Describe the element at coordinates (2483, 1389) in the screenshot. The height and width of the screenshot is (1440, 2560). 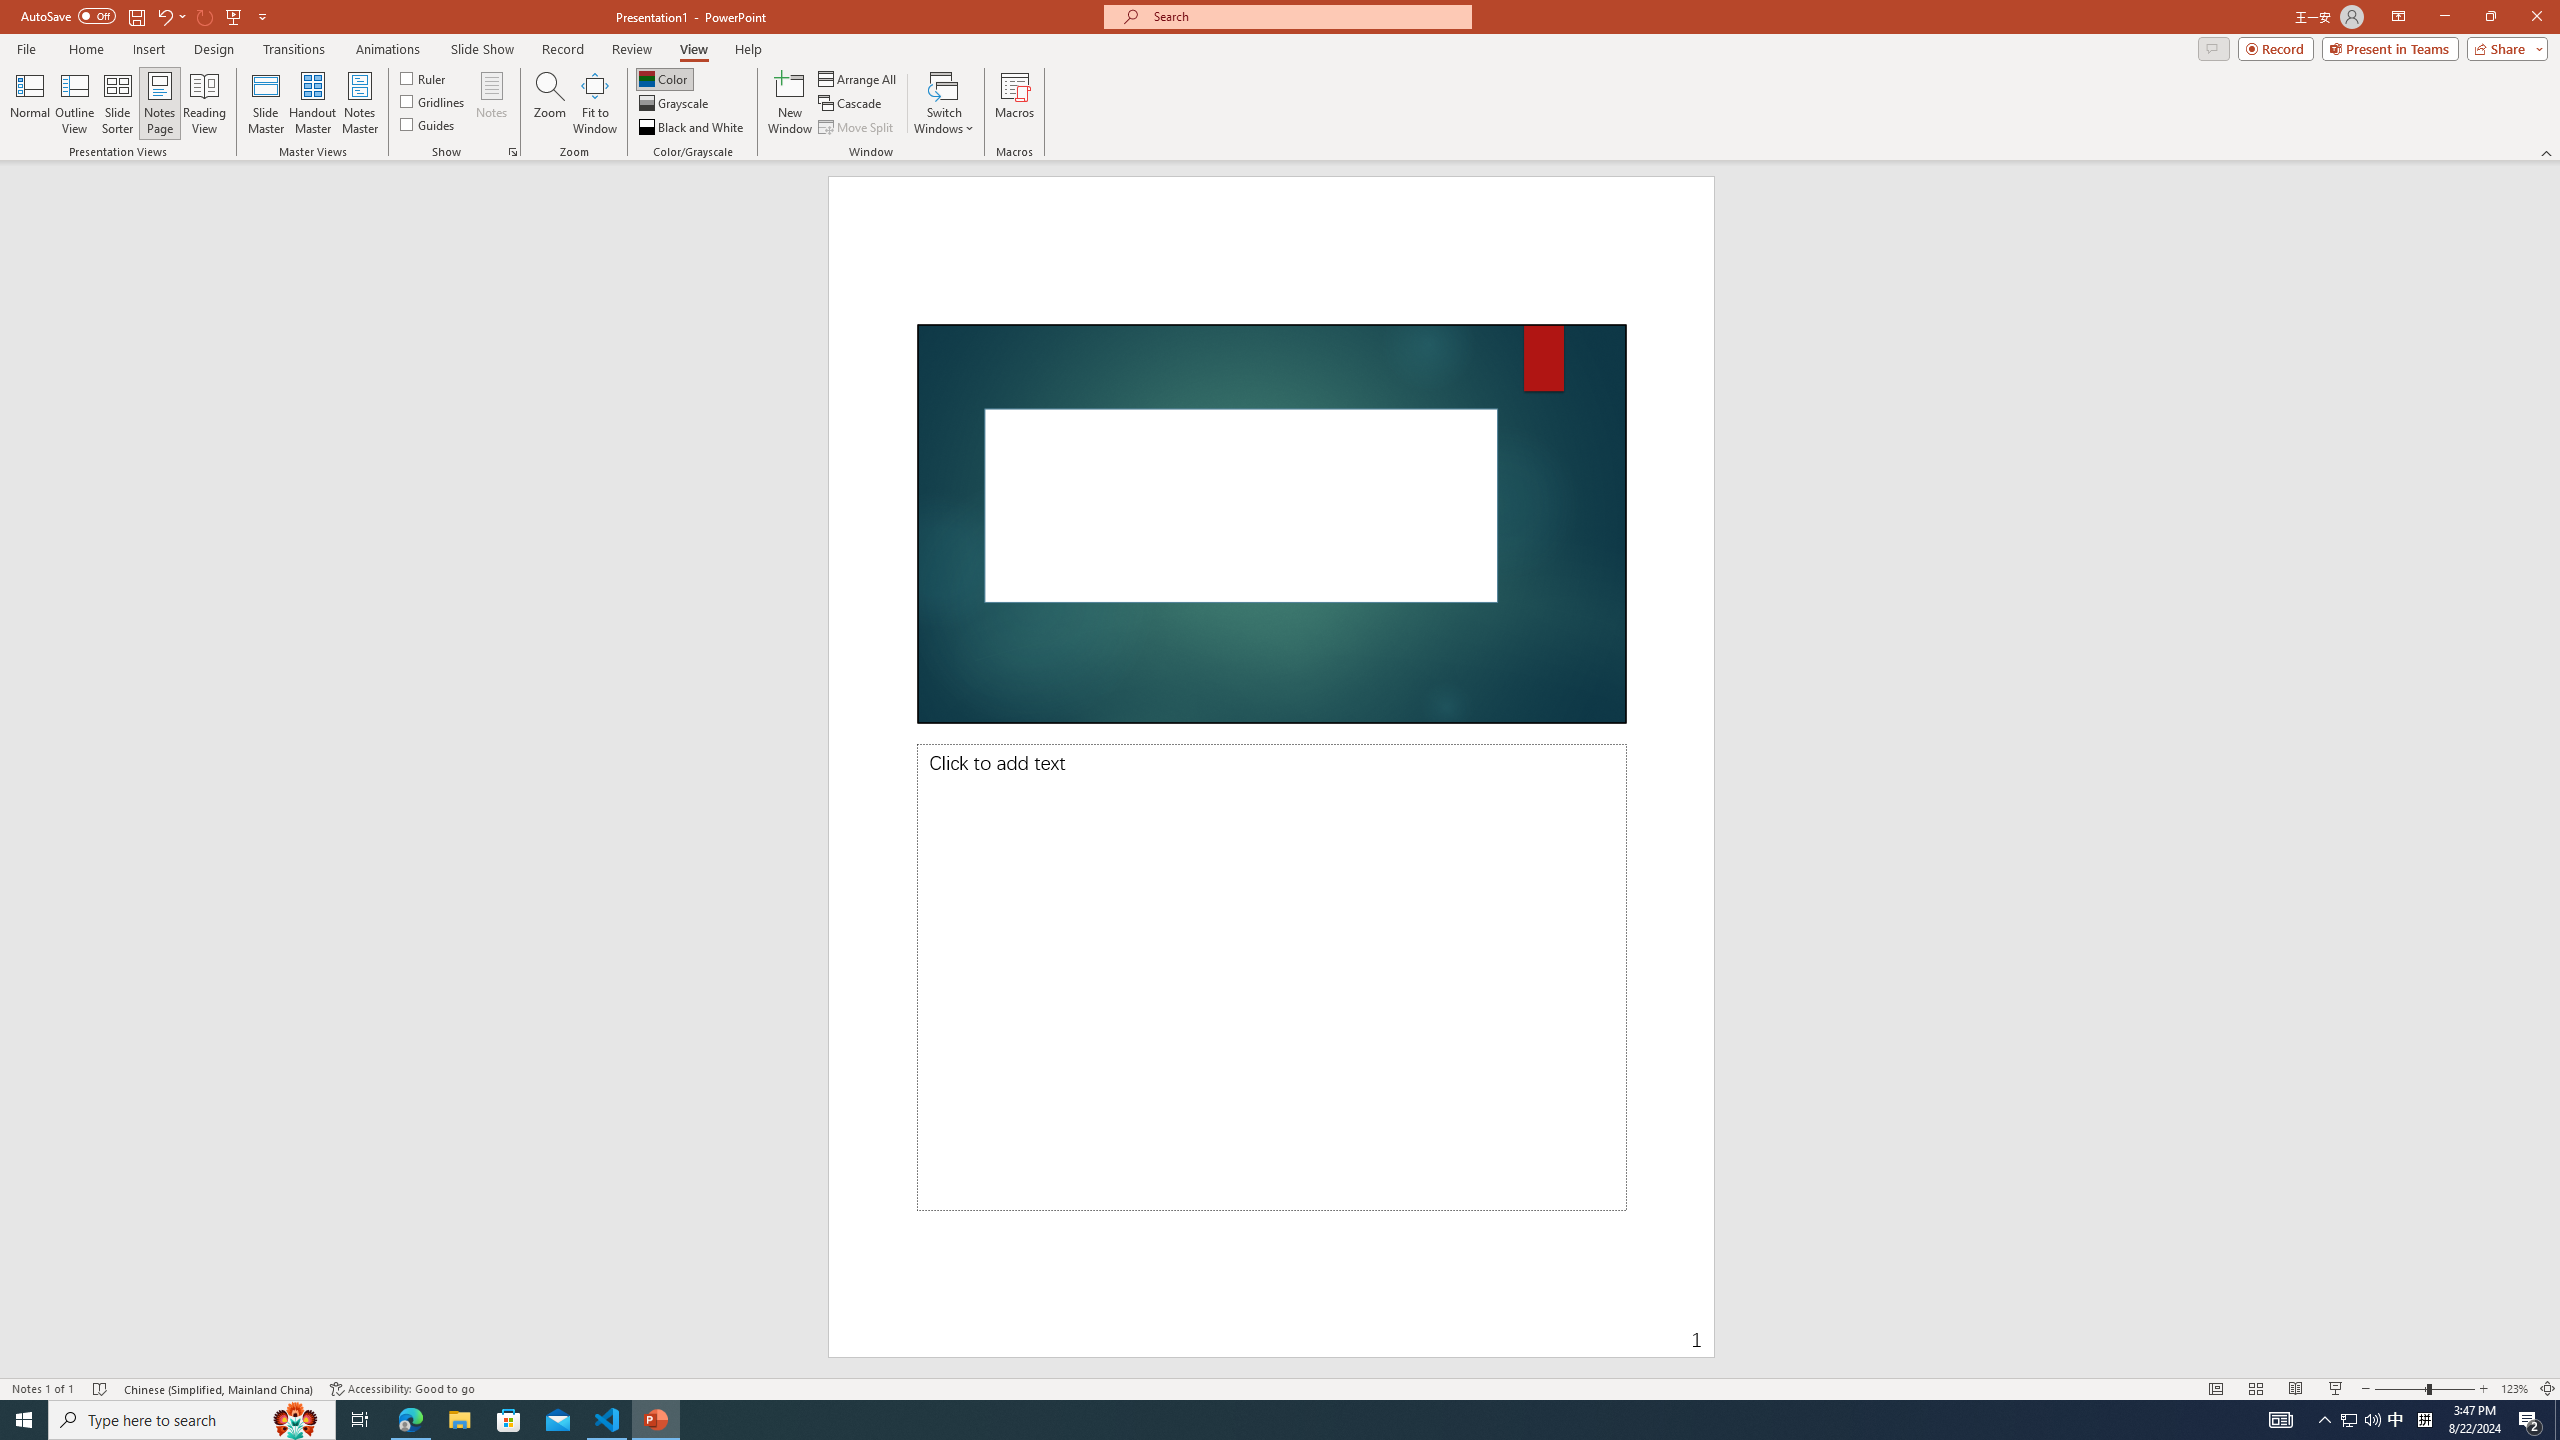
I see `'Zoom In'` at that location.